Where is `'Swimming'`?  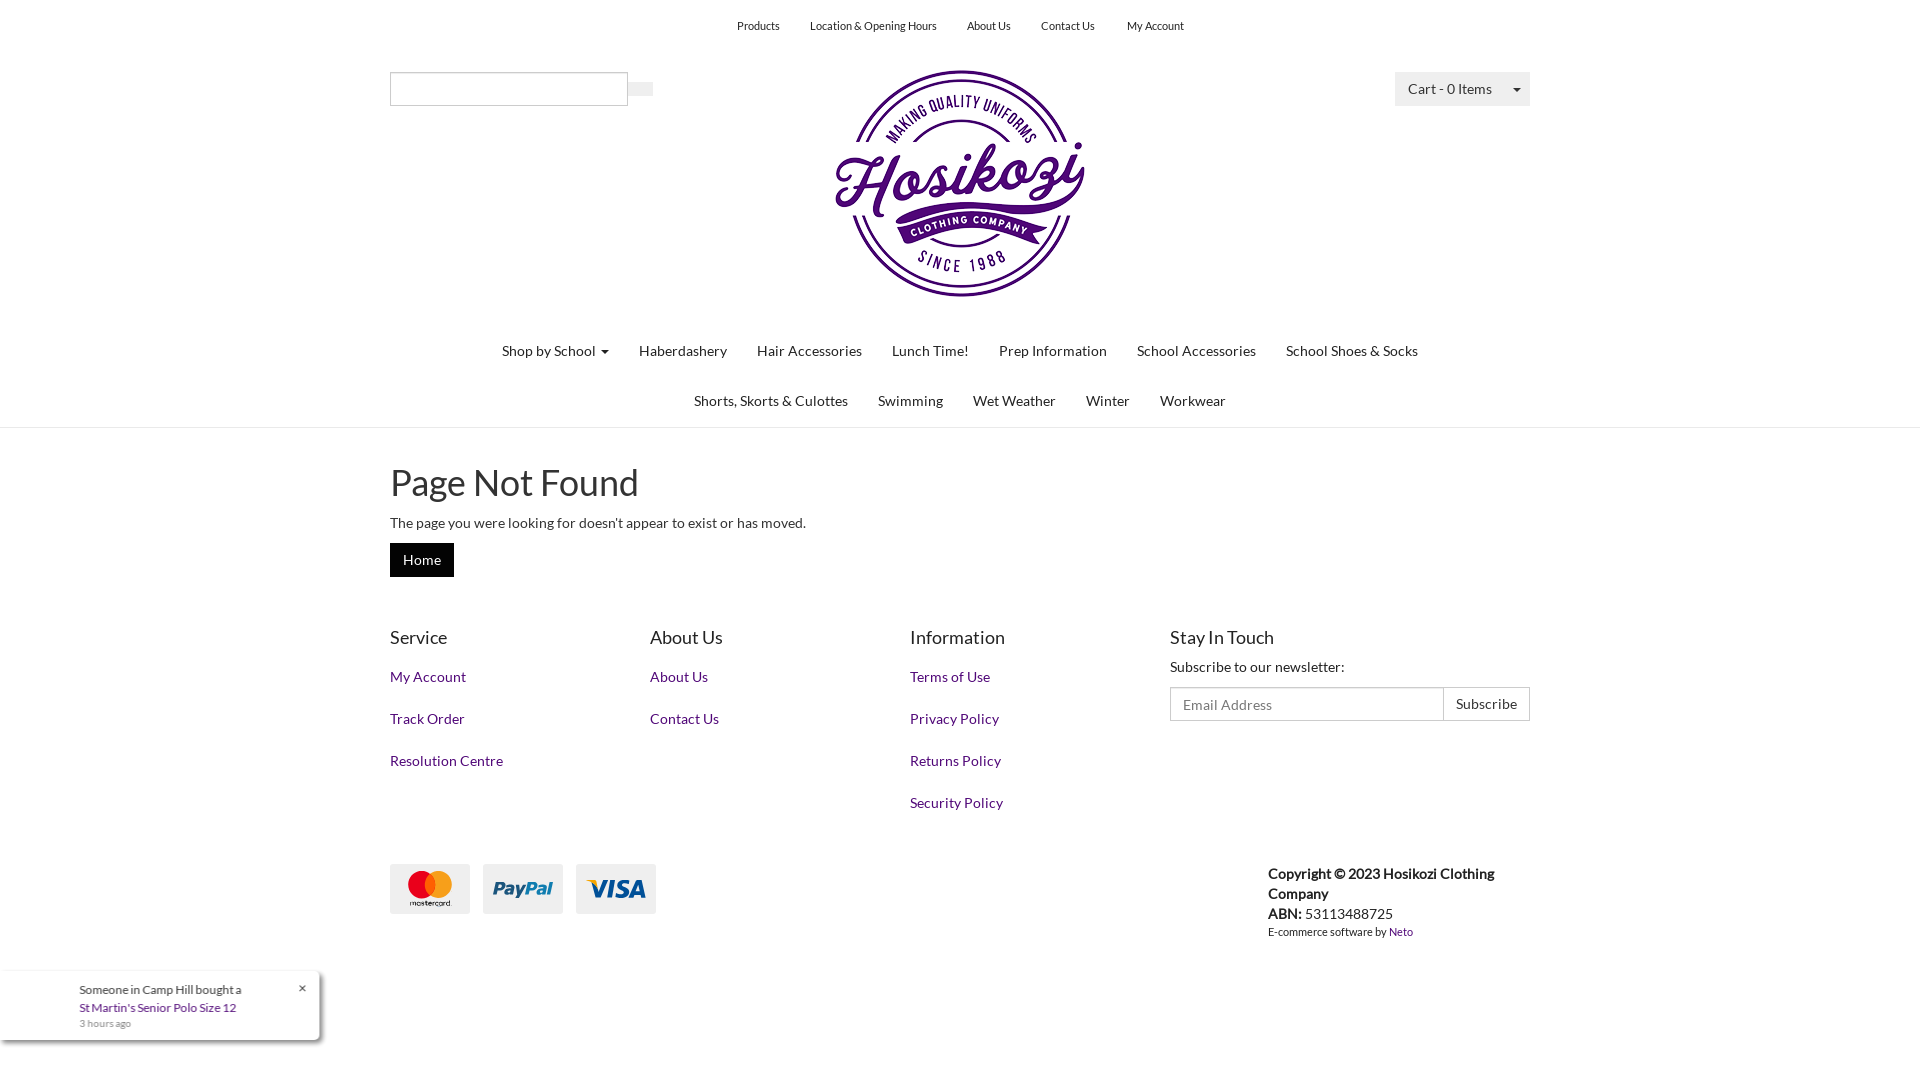
'Swimming' is located at coordinates (909, 401).